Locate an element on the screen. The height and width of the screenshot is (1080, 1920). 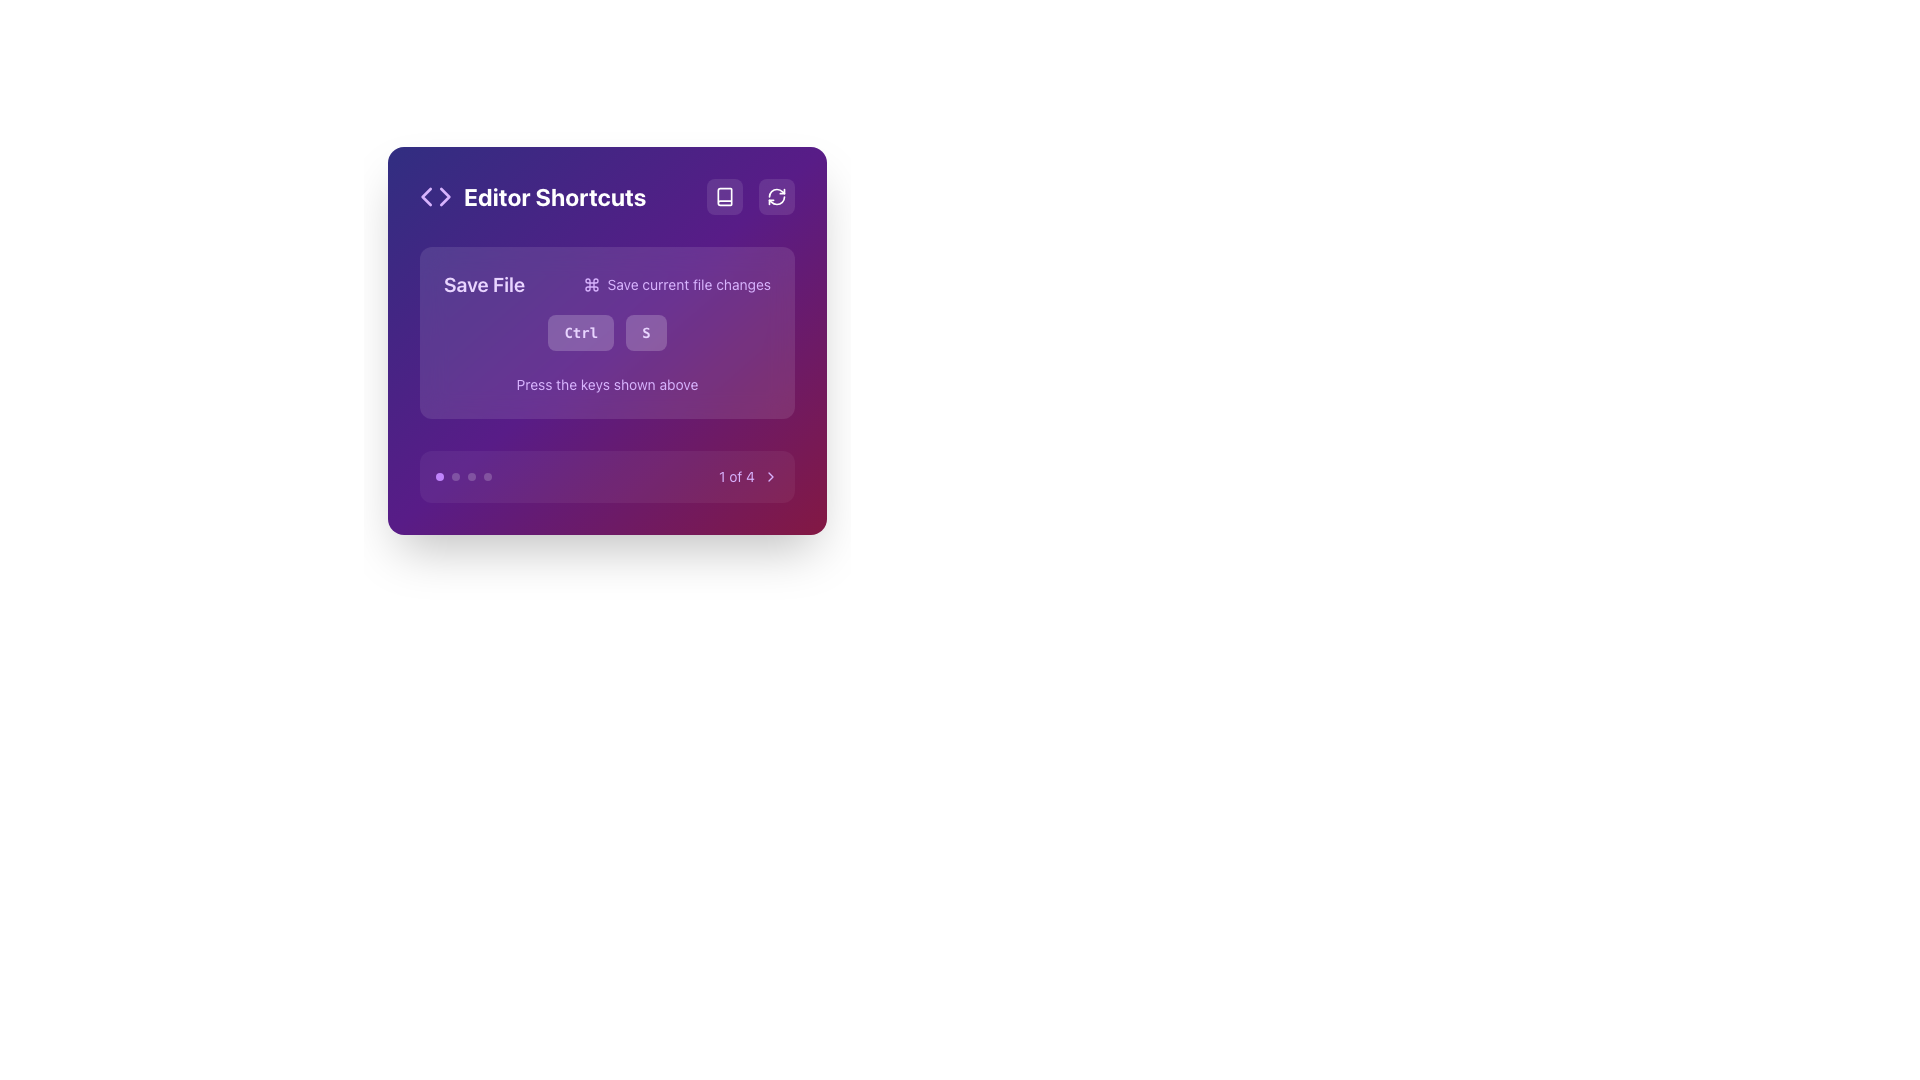
the Label with an icon that has the text 'Save current file changes', which is styled in light purple and is located beneath the 'Save File' heading is located at coordinates (677, 285).